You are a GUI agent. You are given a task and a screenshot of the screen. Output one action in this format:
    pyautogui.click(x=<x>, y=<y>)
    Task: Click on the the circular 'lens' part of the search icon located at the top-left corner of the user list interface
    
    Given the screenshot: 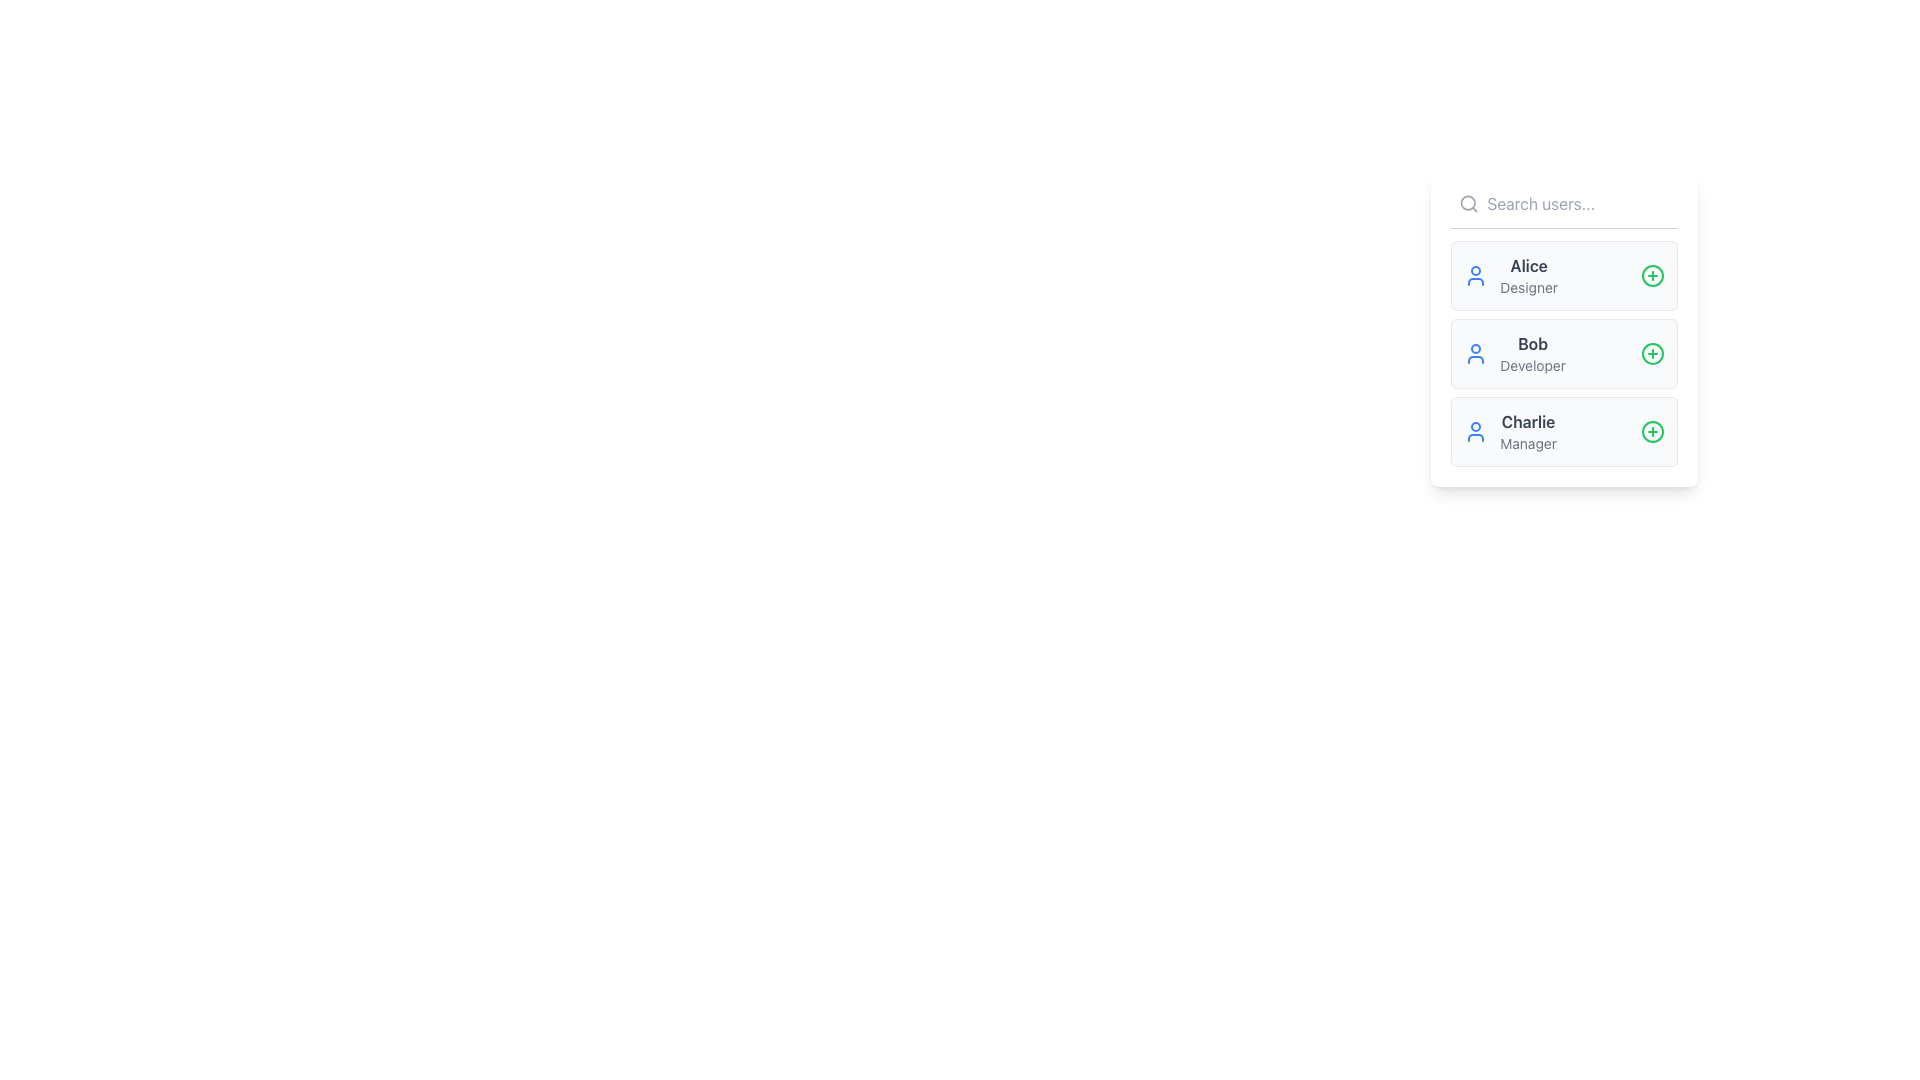 What is the action you would take?
    pyautogui.click(x=1468, y=203)
    